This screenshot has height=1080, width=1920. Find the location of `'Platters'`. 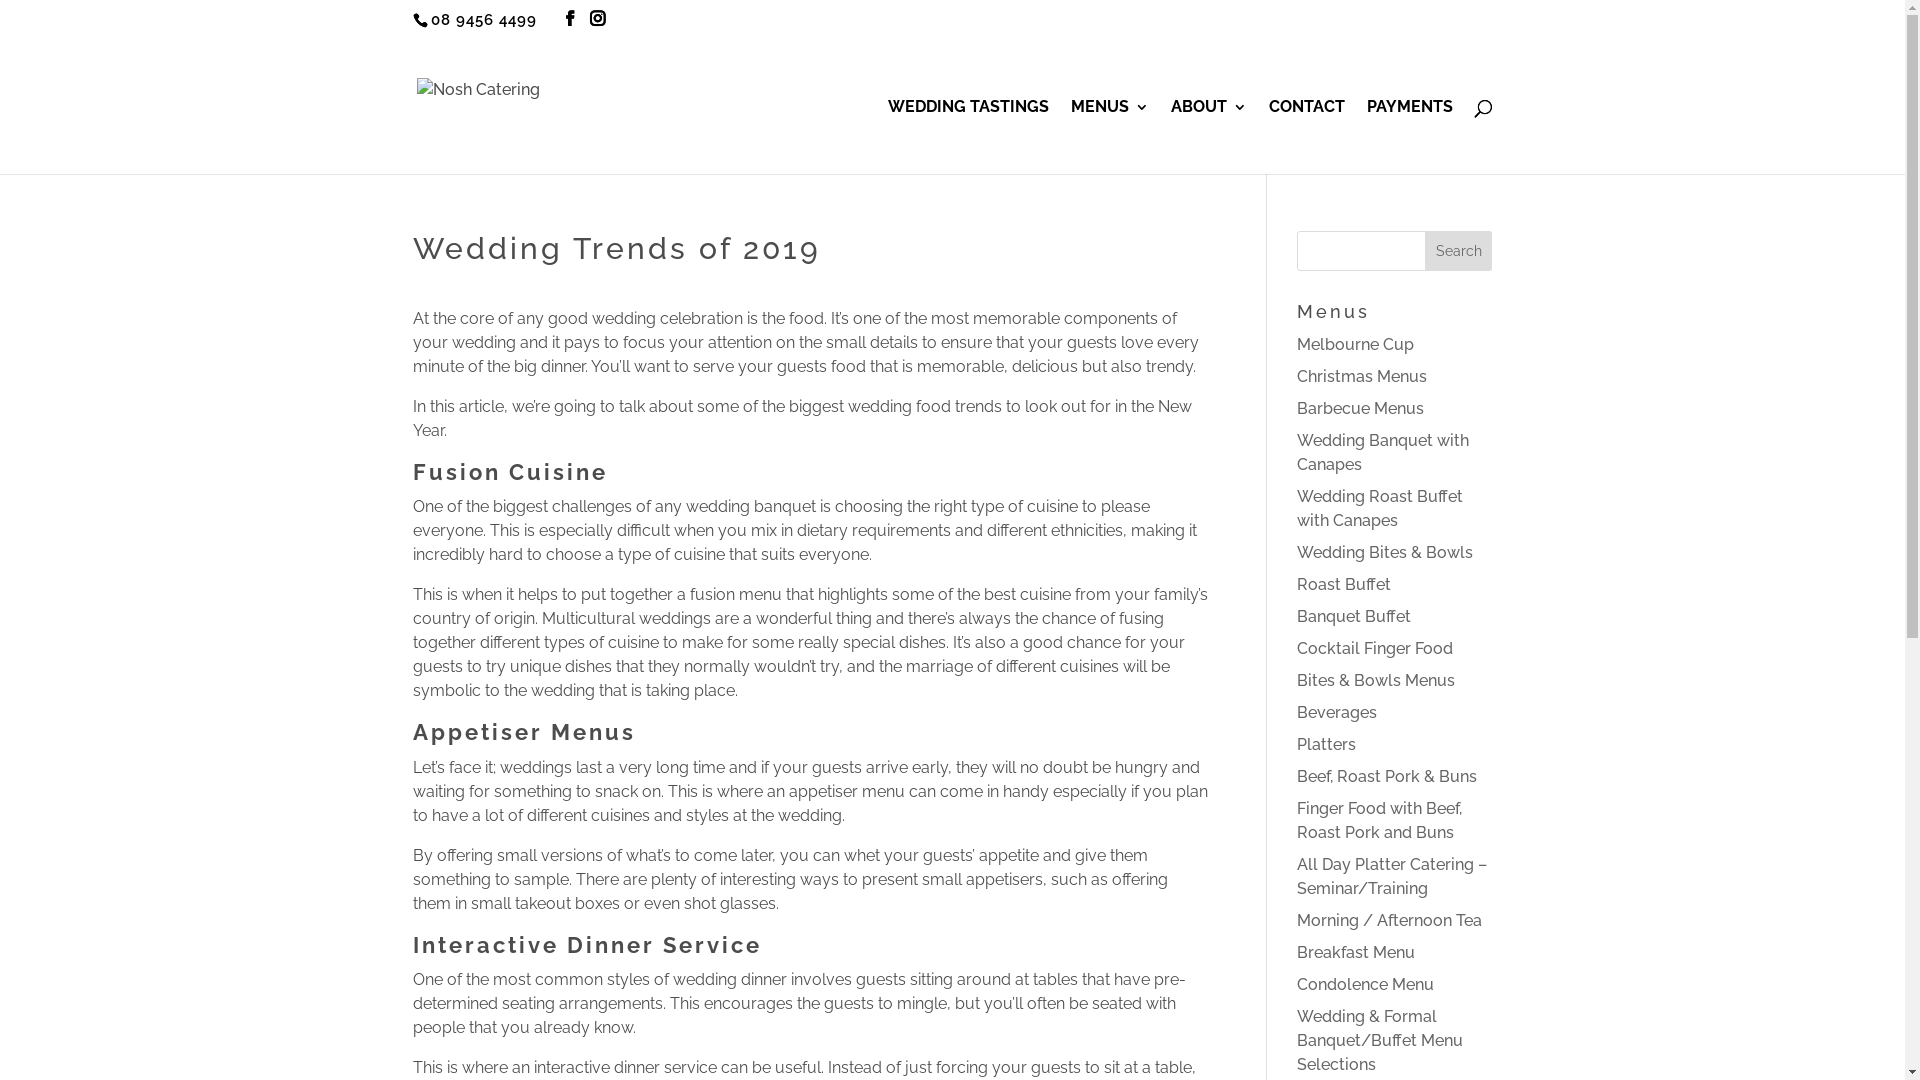

'Platters' is located at coordinates (1326, 744).